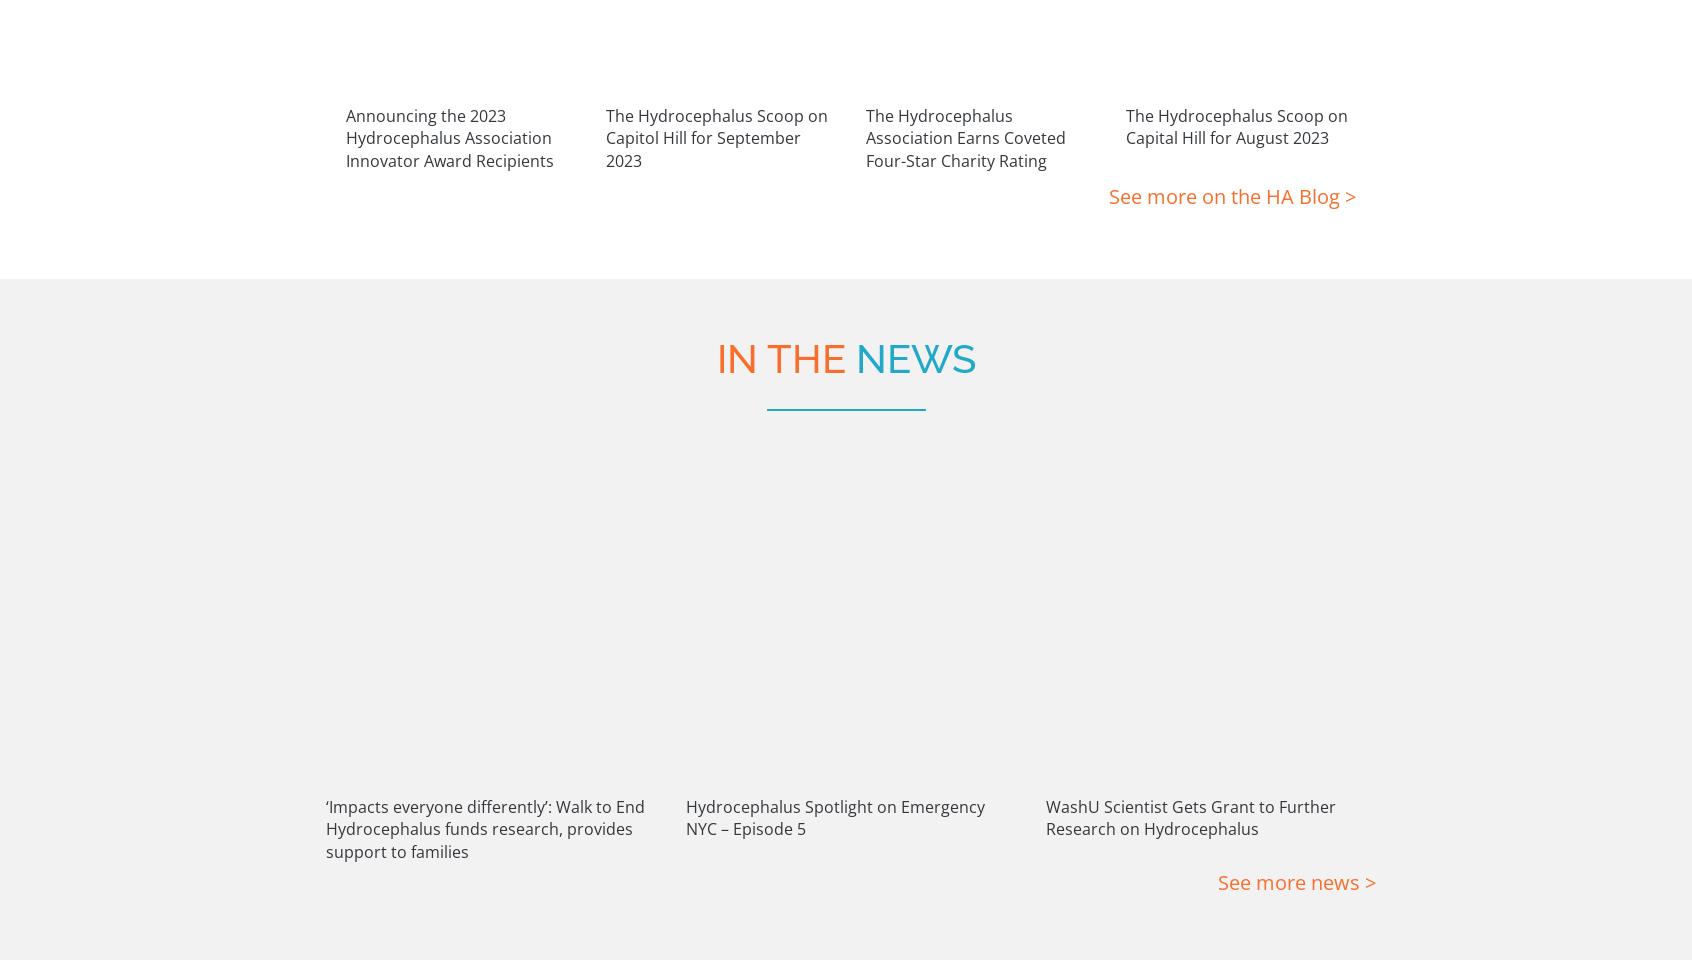 This screenshot has height=960, width=1692. What do you see at coordinates (914, 101) in the screenshot?
I see `'NEWS'` at bounding box center [914, 101].